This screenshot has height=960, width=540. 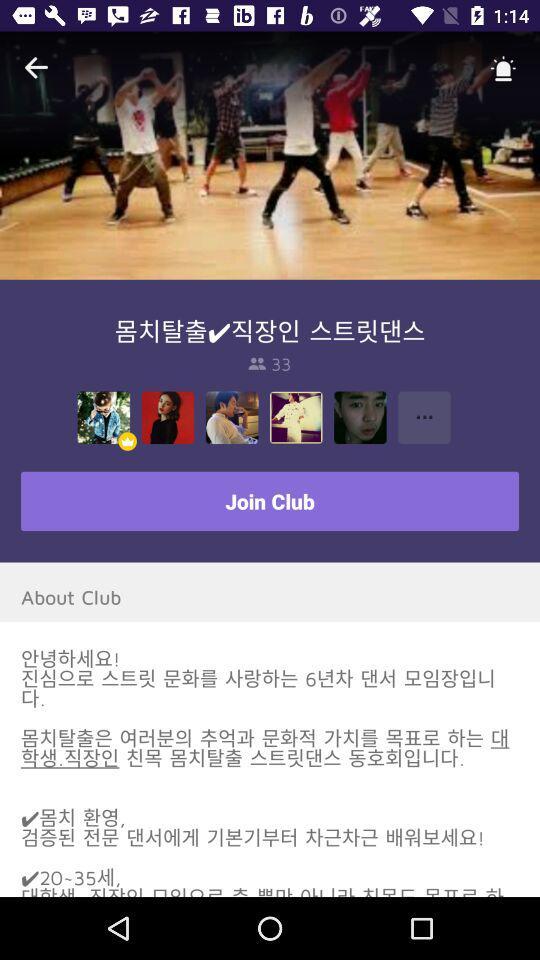 What do you see at coordinates (36, 68) in the screenshot?
I see `the arrow_backward icon` at bounding box center [36, 68].